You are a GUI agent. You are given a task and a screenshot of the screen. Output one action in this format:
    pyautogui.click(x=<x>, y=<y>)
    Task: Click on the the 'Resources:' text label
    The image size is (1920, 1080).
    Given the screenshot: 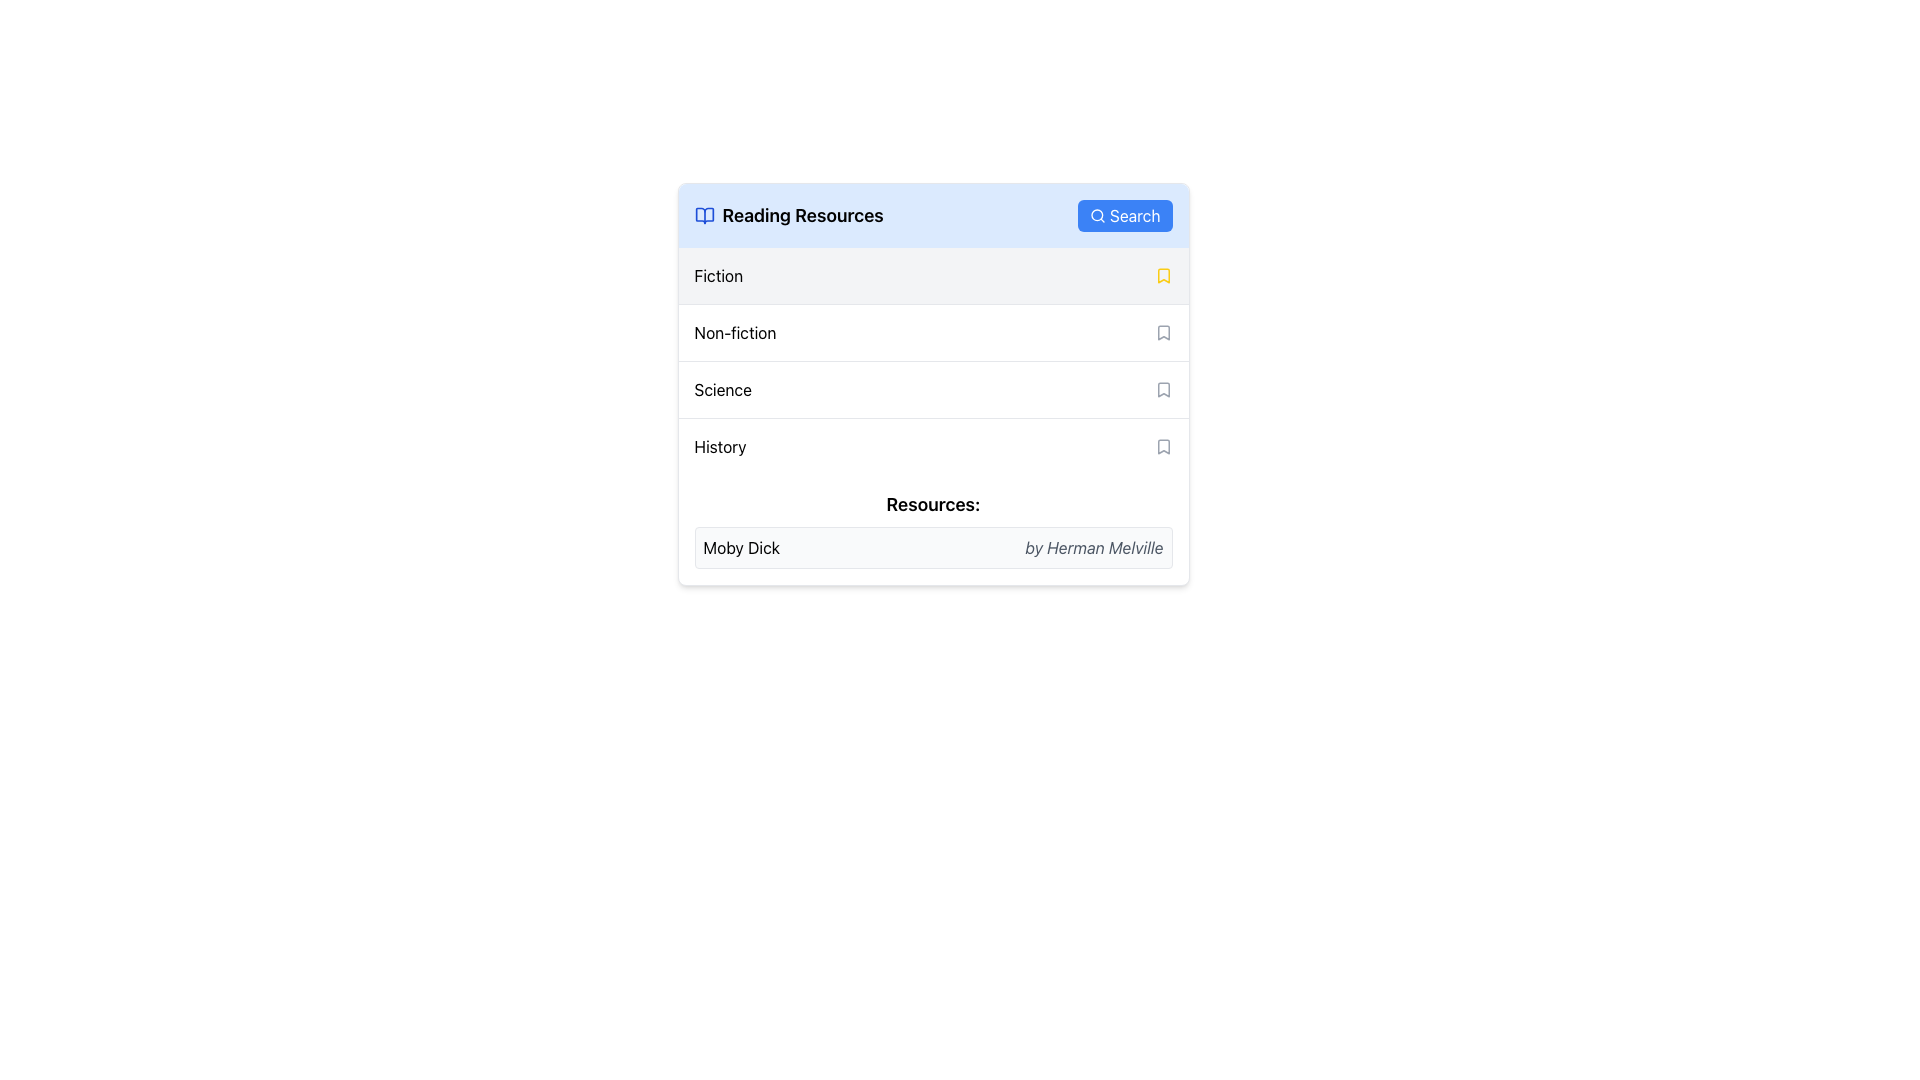 What is the action you would take?
    pyautogui.click(x=932, y=504)
    